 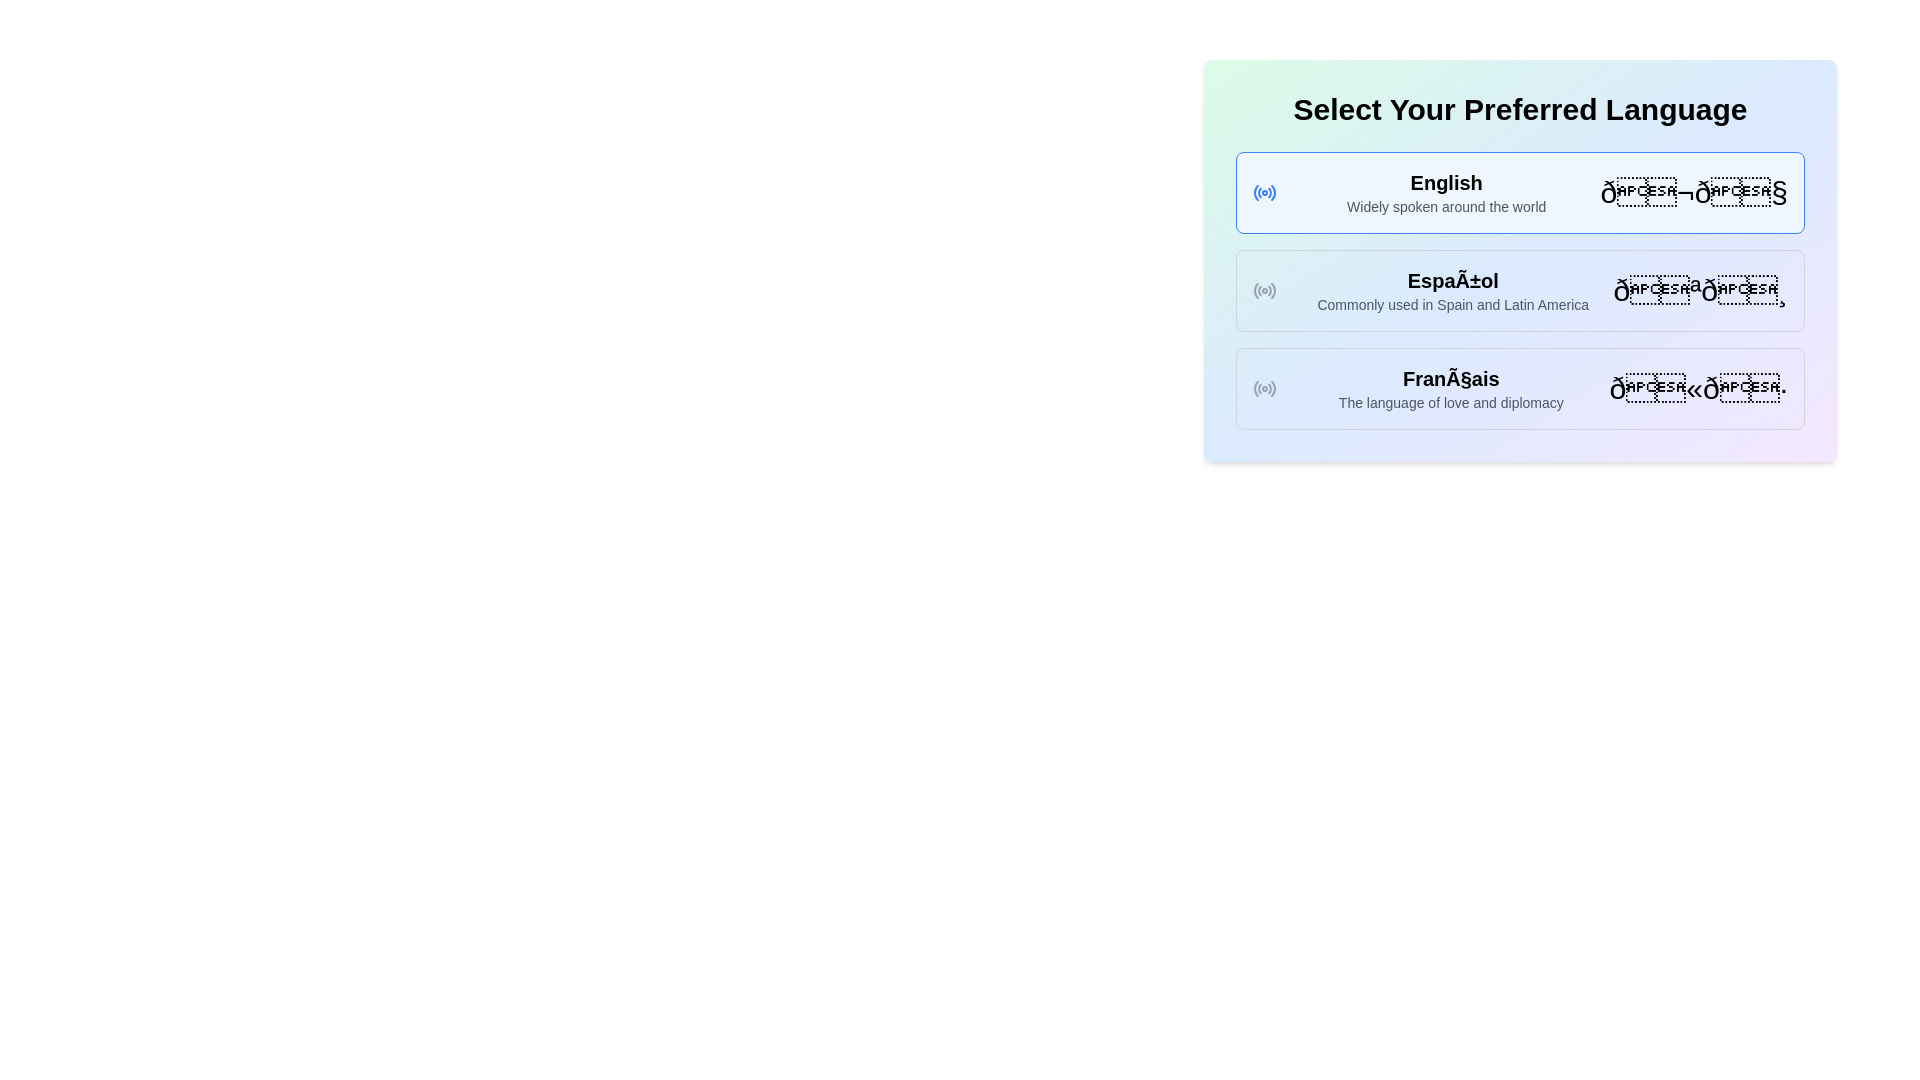 What do you see at coordinates (1264, 192) in the screenshot?
I see `the blue radio button styled as a circular icon with wave-like indicators, located to the left of the 'English' label` at bounding box center [1264, 192].